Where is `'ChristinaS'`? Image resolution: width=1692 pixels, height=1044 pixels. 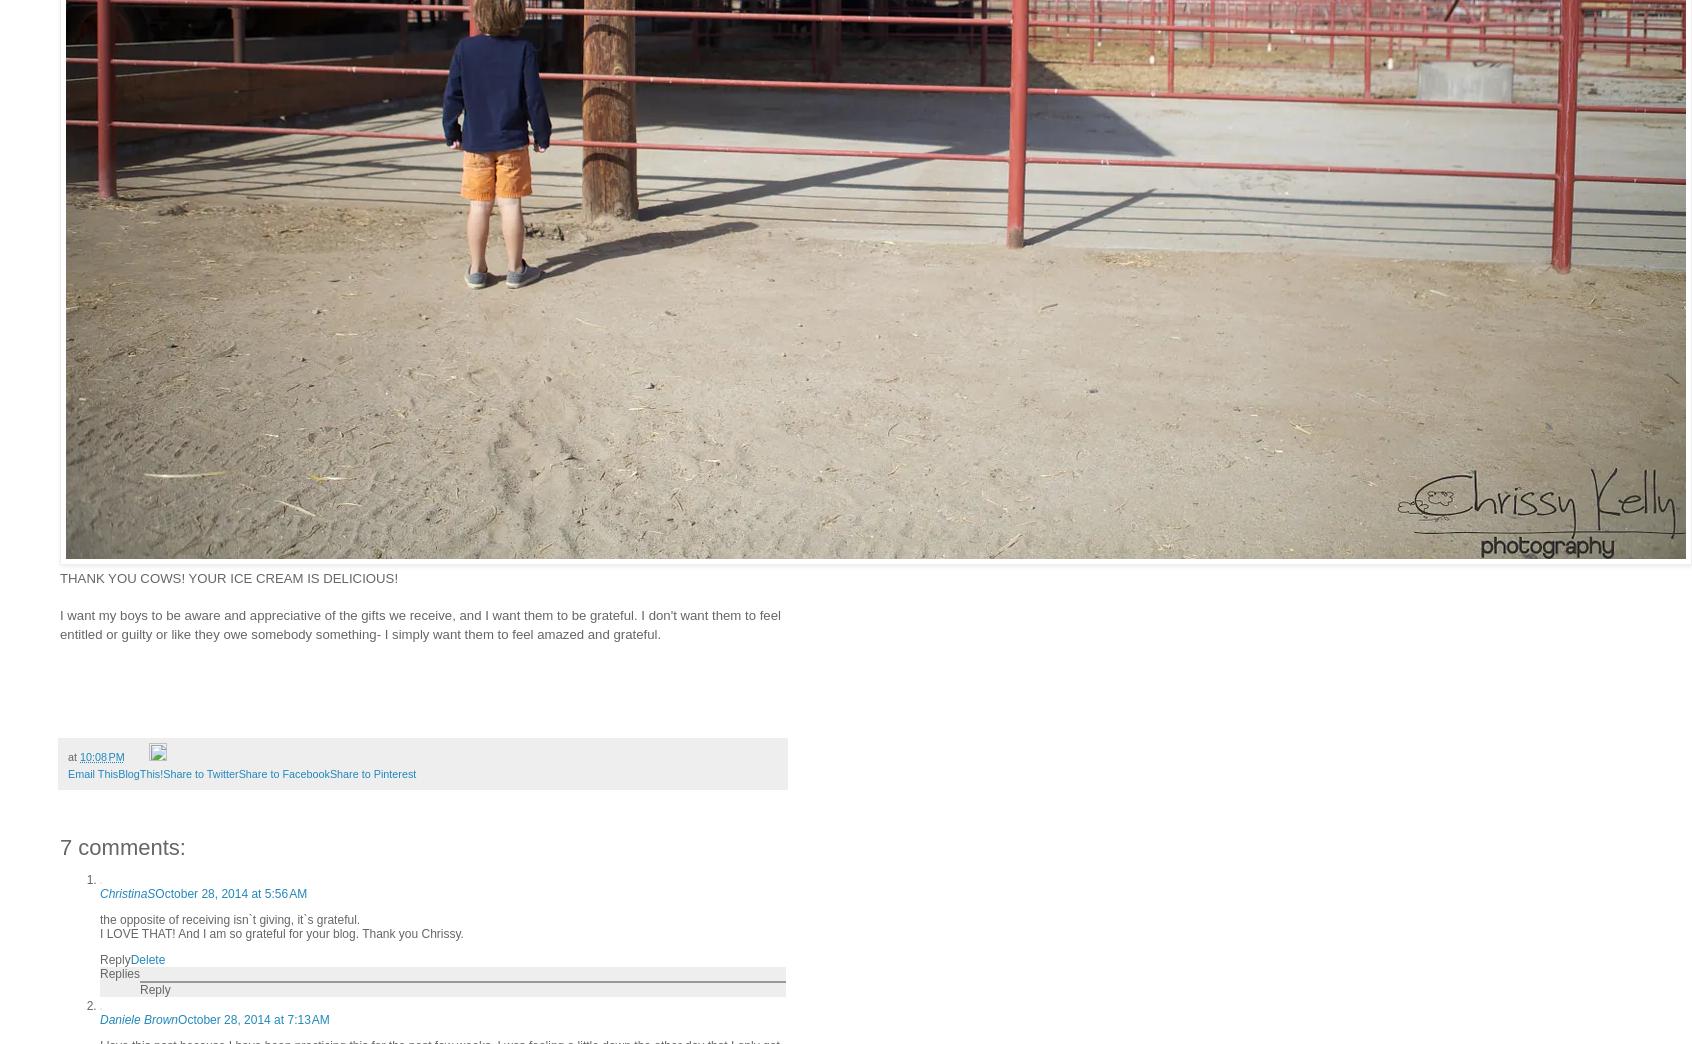
'ChristinaS' is located at coordinates (127, 893).